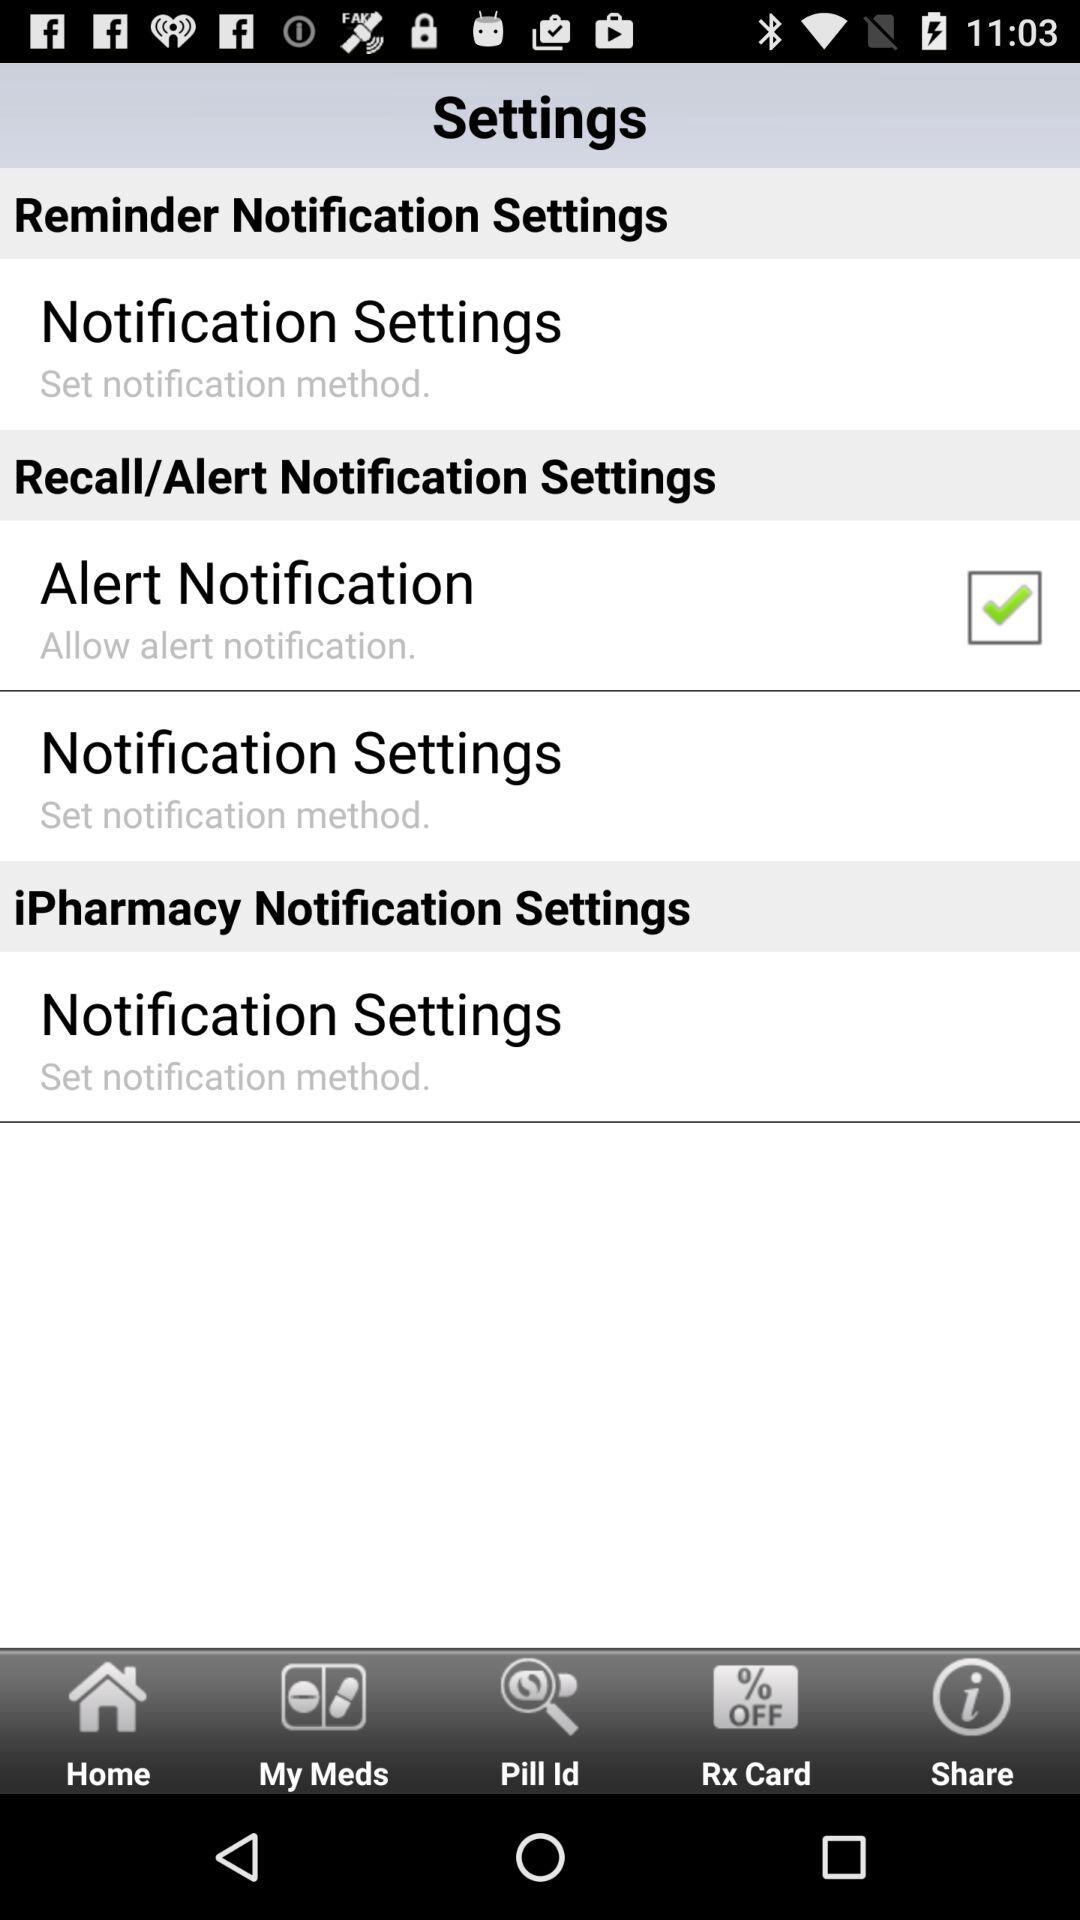 The height and width of the screenshot is (1920, 1080). I want to click on item to the right of the my meds, so click(540, 1719).